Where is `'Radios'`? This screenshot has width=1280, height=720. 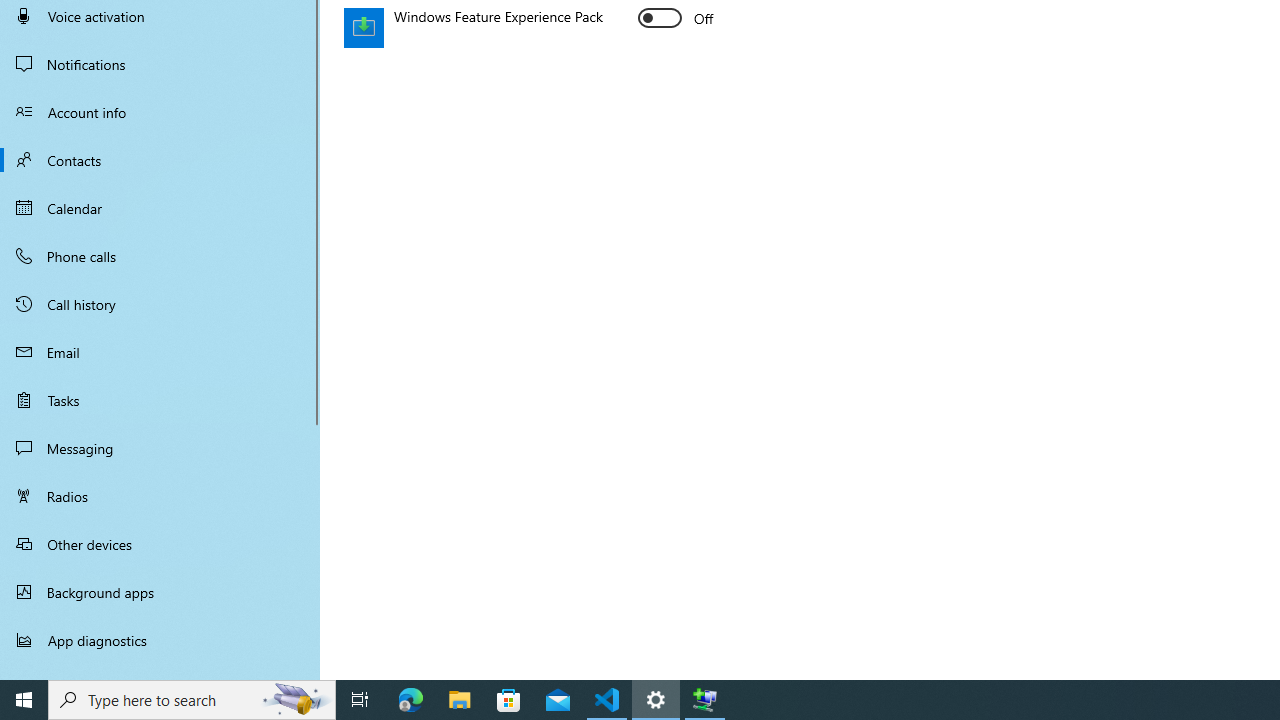
'Radios' is located at coordinates (160, 495).